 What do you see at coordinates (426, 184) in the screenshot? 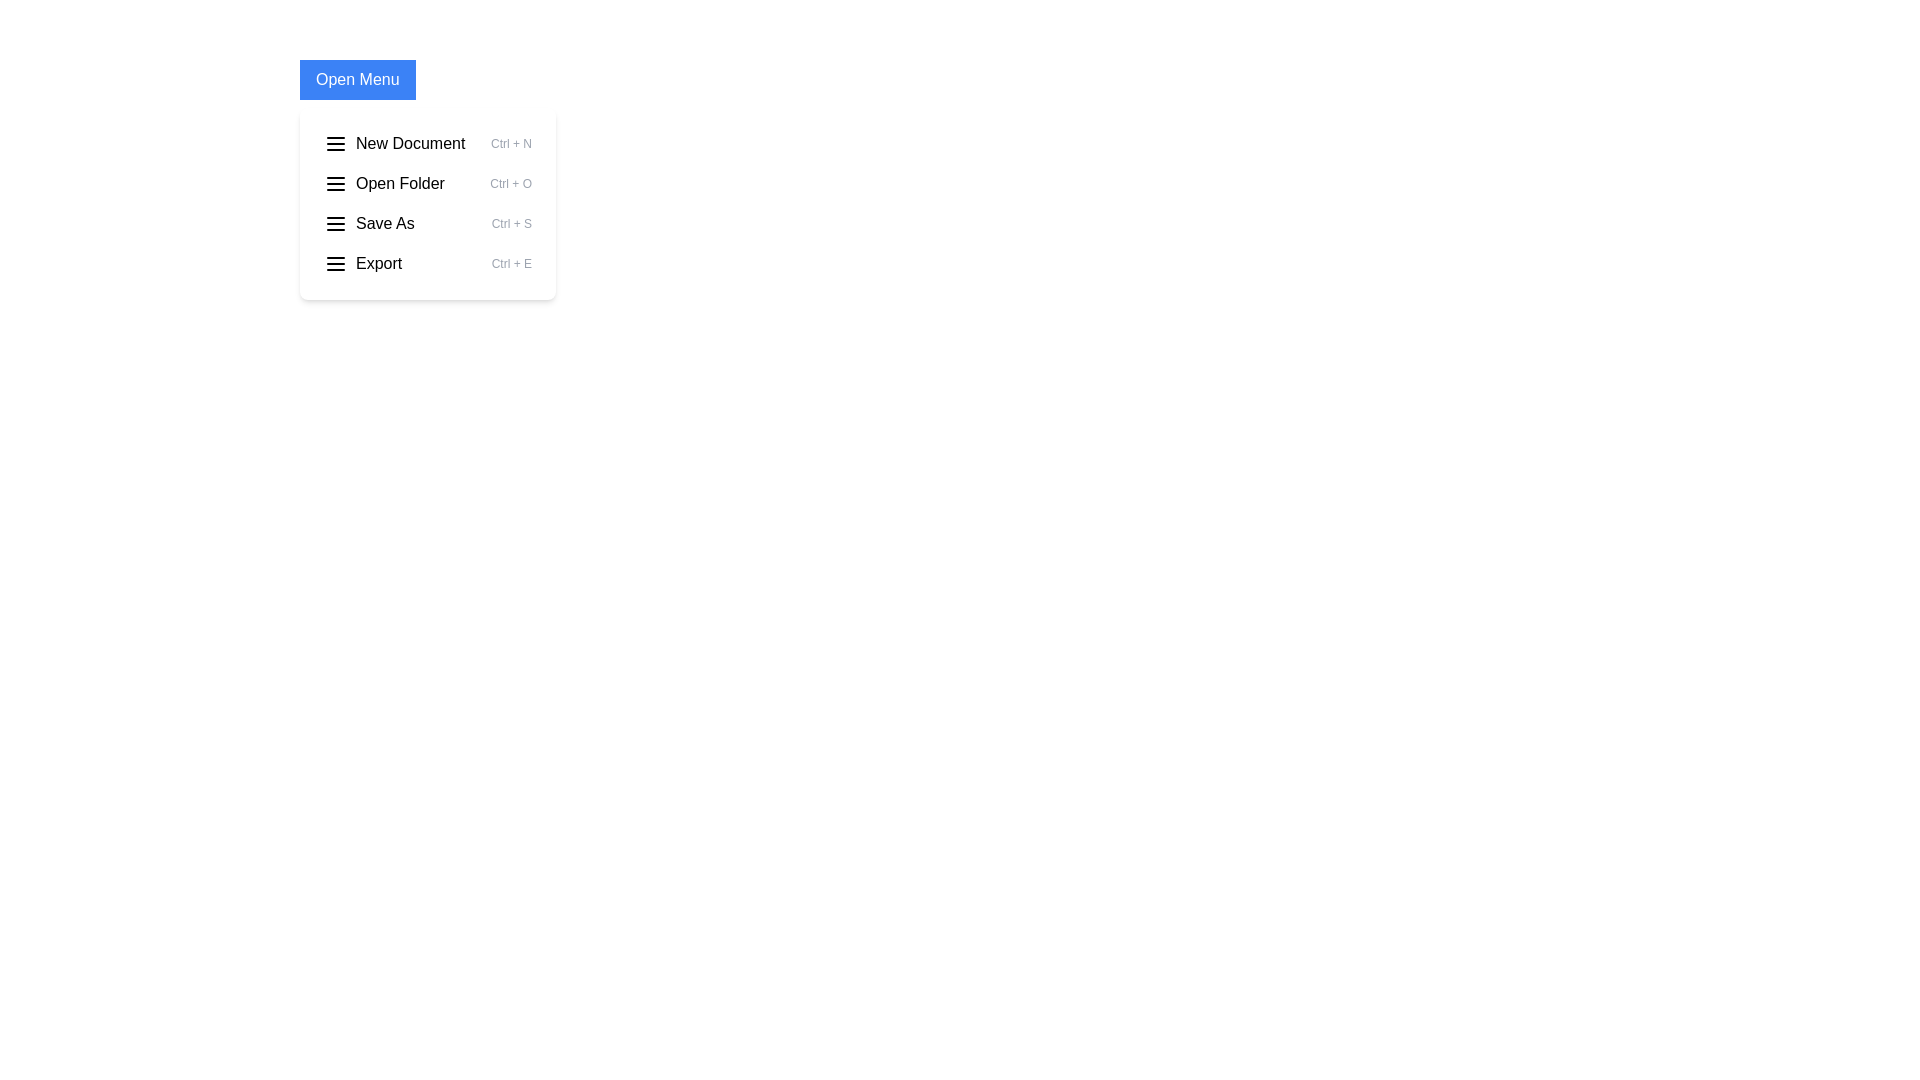
I see `the 'Open Folder' menu option to trigger the hover effect that changes its background color to light gray` at bounding box center [426, 184].